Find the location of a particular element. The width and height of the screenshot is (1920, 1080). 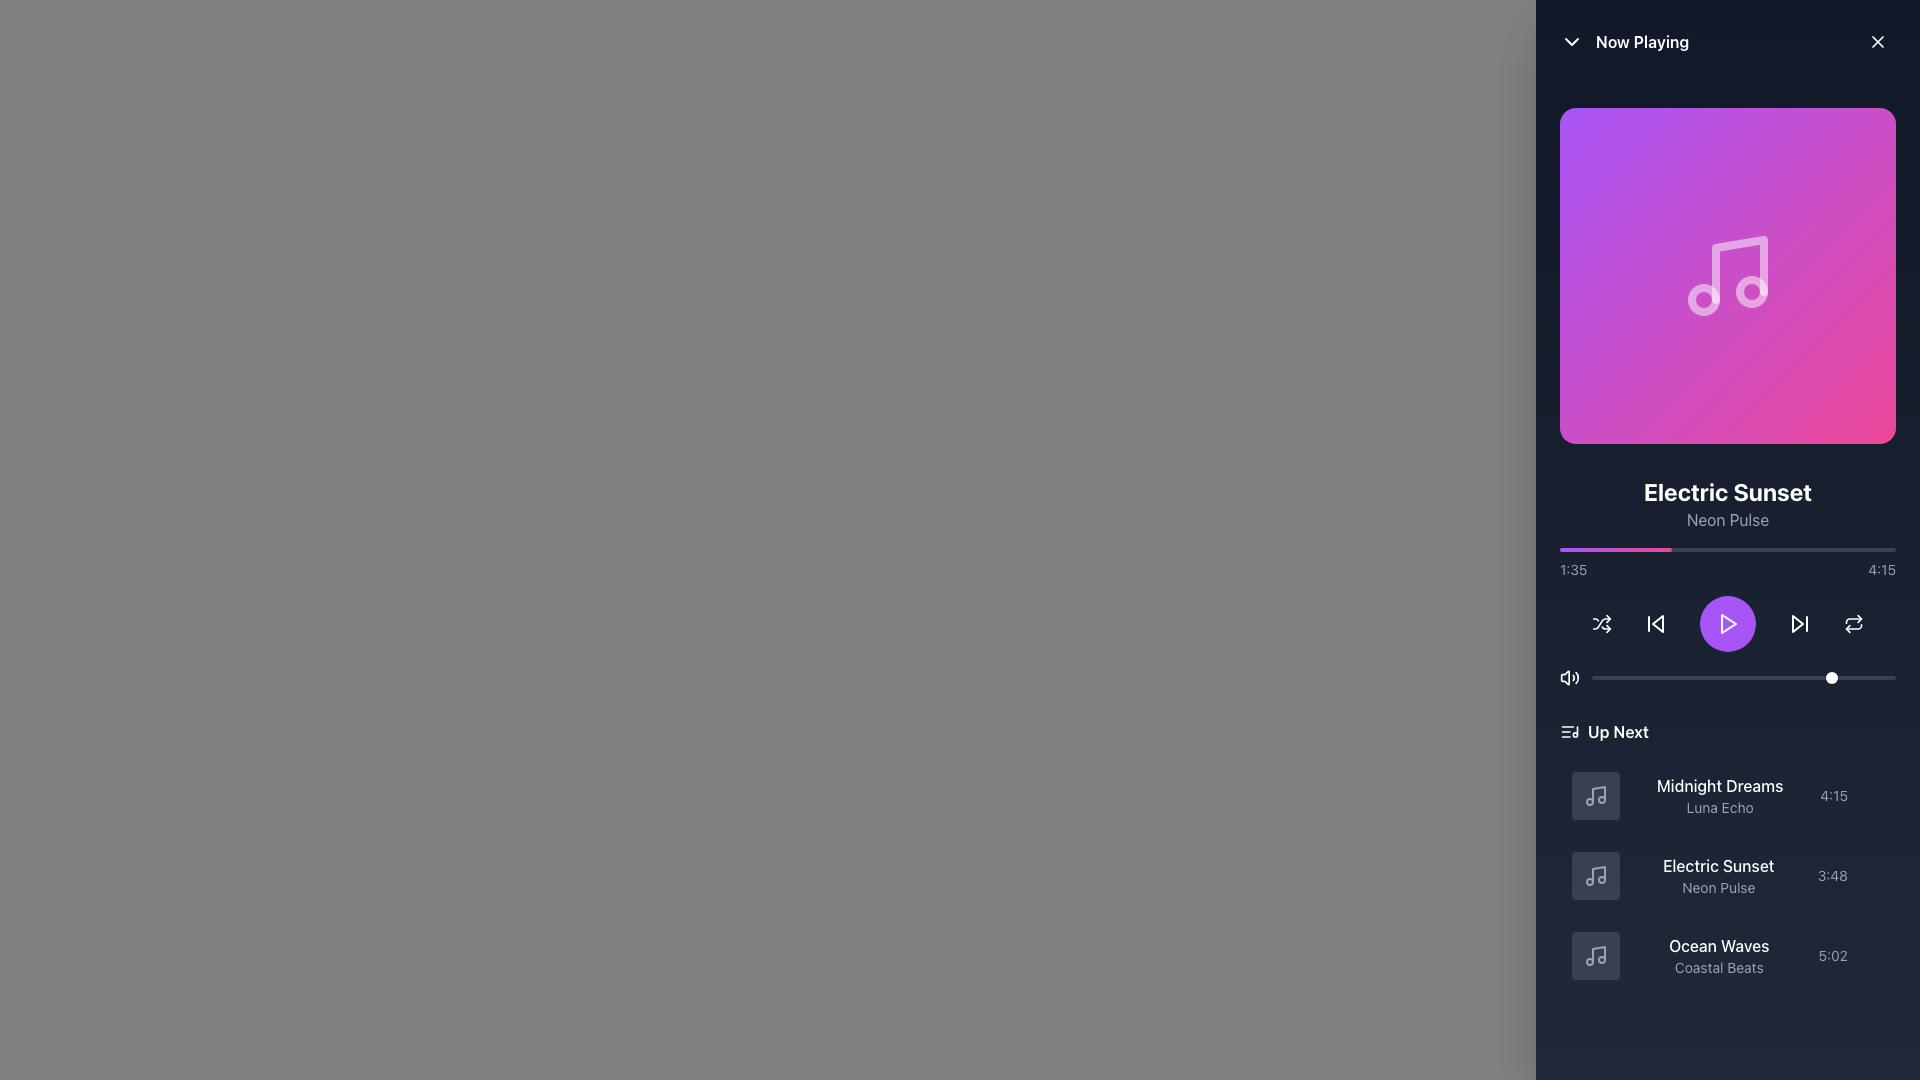

the text label displaying the total duration of the currently playing track, located in the bottom-right corner of the media player interface is located at coordinates (1881, 570).